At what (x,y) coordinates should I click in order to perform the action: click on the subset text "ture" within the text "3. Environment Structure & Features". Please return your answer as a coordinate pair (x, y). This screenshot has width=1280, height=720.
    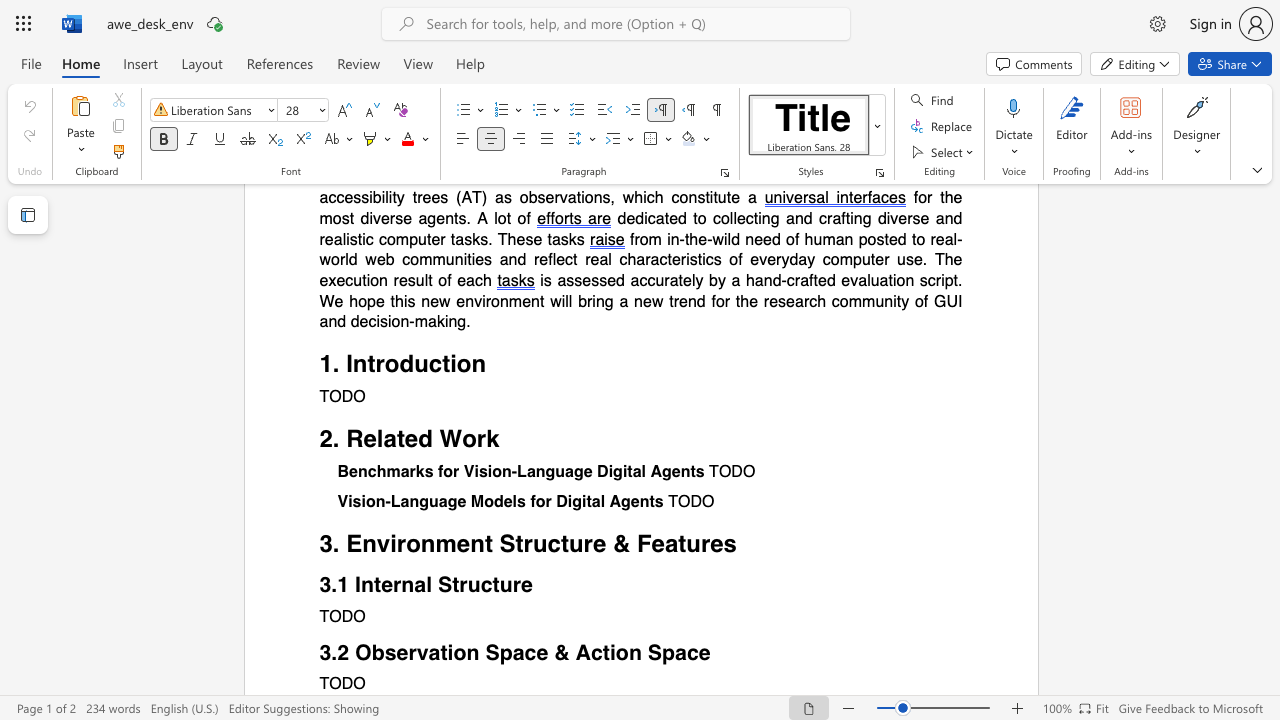
    Looking at the image, I should click on (560, 544).